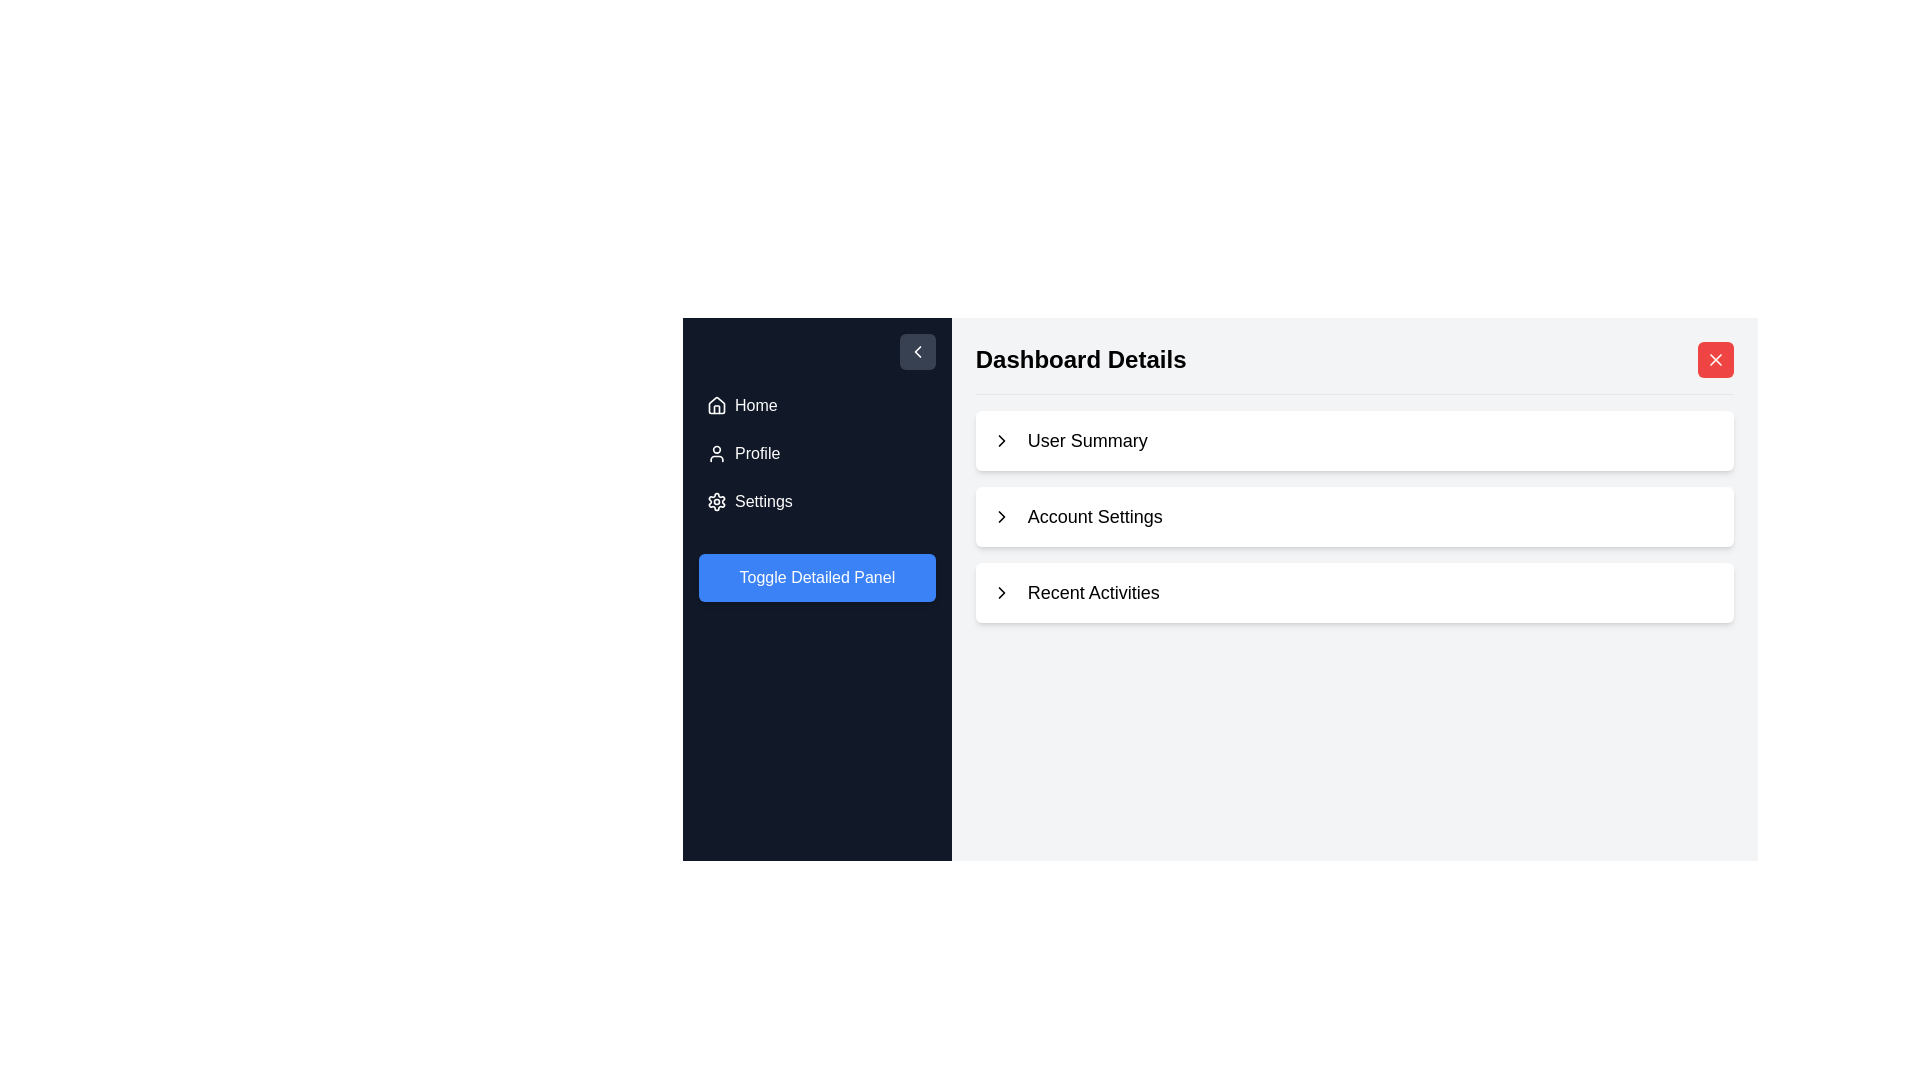 The width and height of the screenshot is (1920, 1080). Describe the element at coordinates (1001, 515) in the screenshot. I see `the collapsible icon for the 'Account Settings' entry in the Dashboard Details panel` at that location.